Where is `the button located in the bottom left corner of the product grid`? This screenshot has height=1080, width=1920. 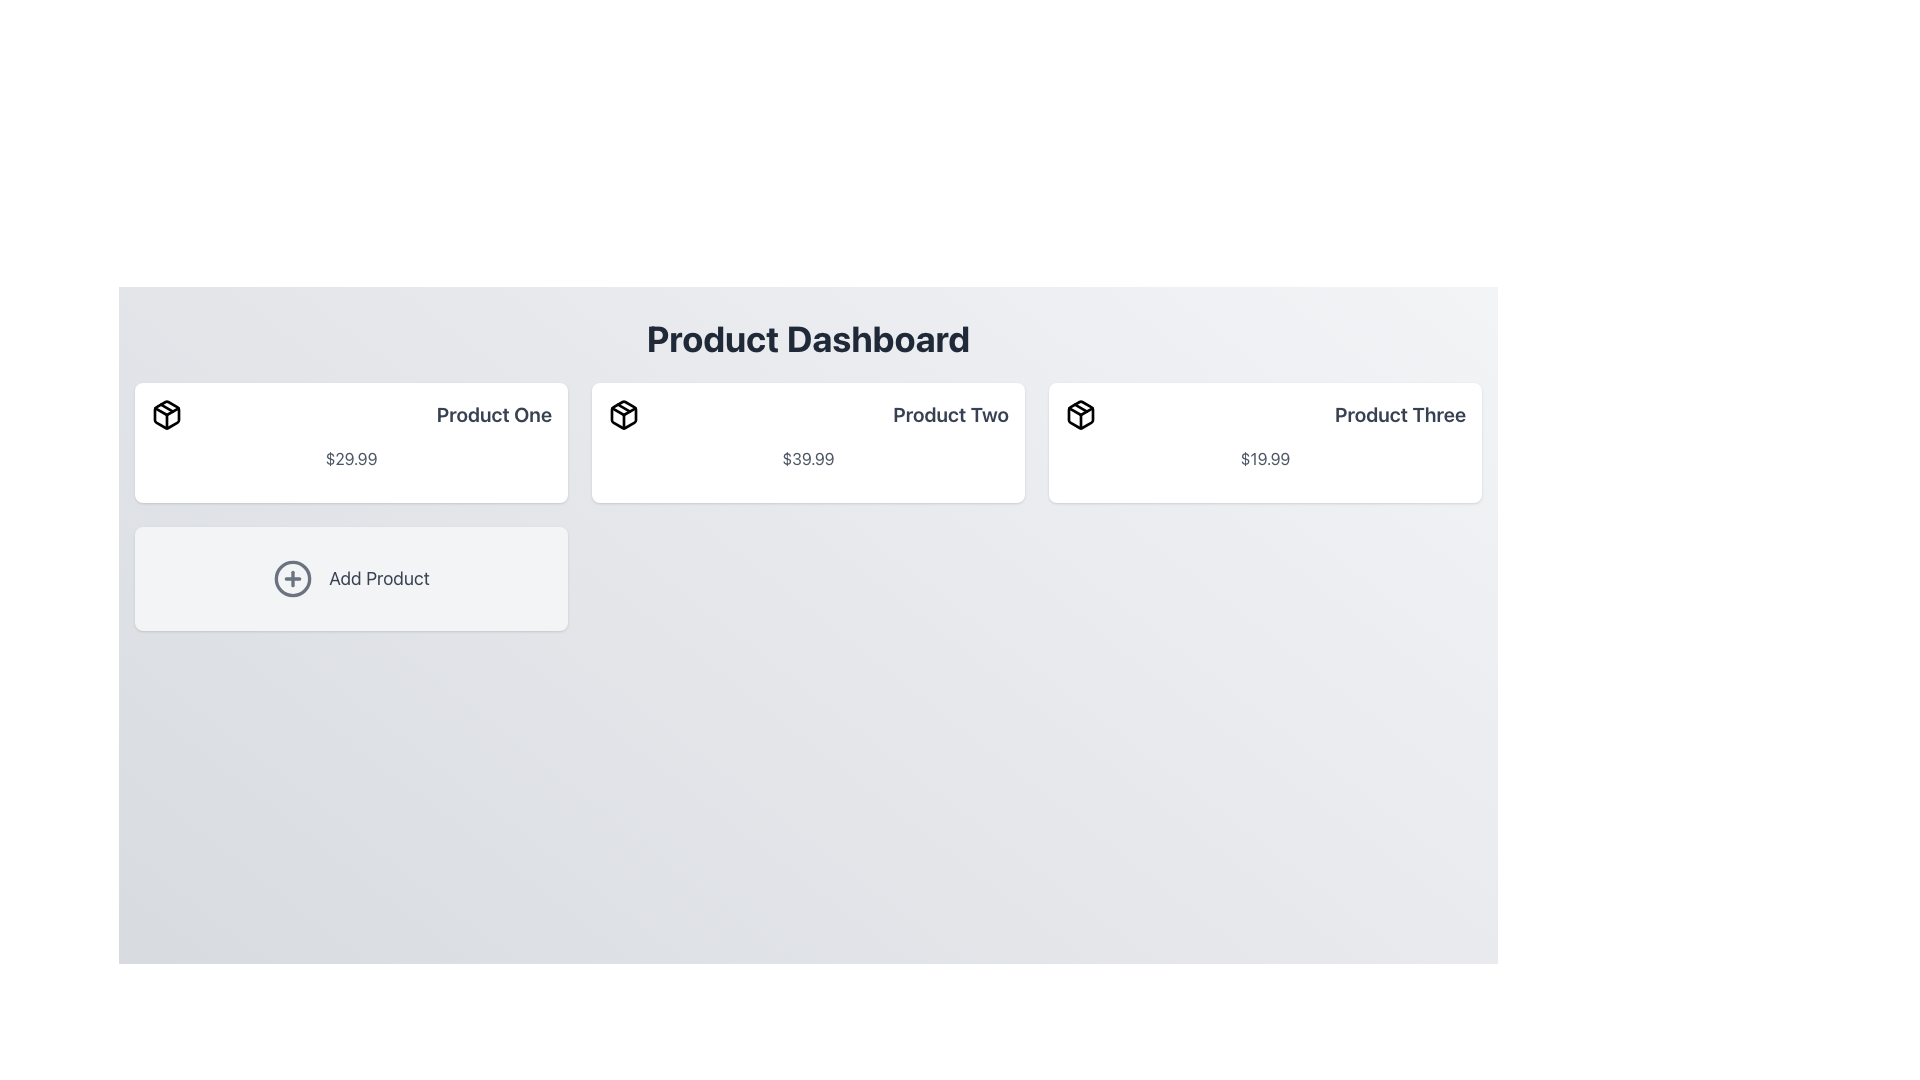
the button located in the bottom left corner of the product grid is located at coordinates (351, 578).